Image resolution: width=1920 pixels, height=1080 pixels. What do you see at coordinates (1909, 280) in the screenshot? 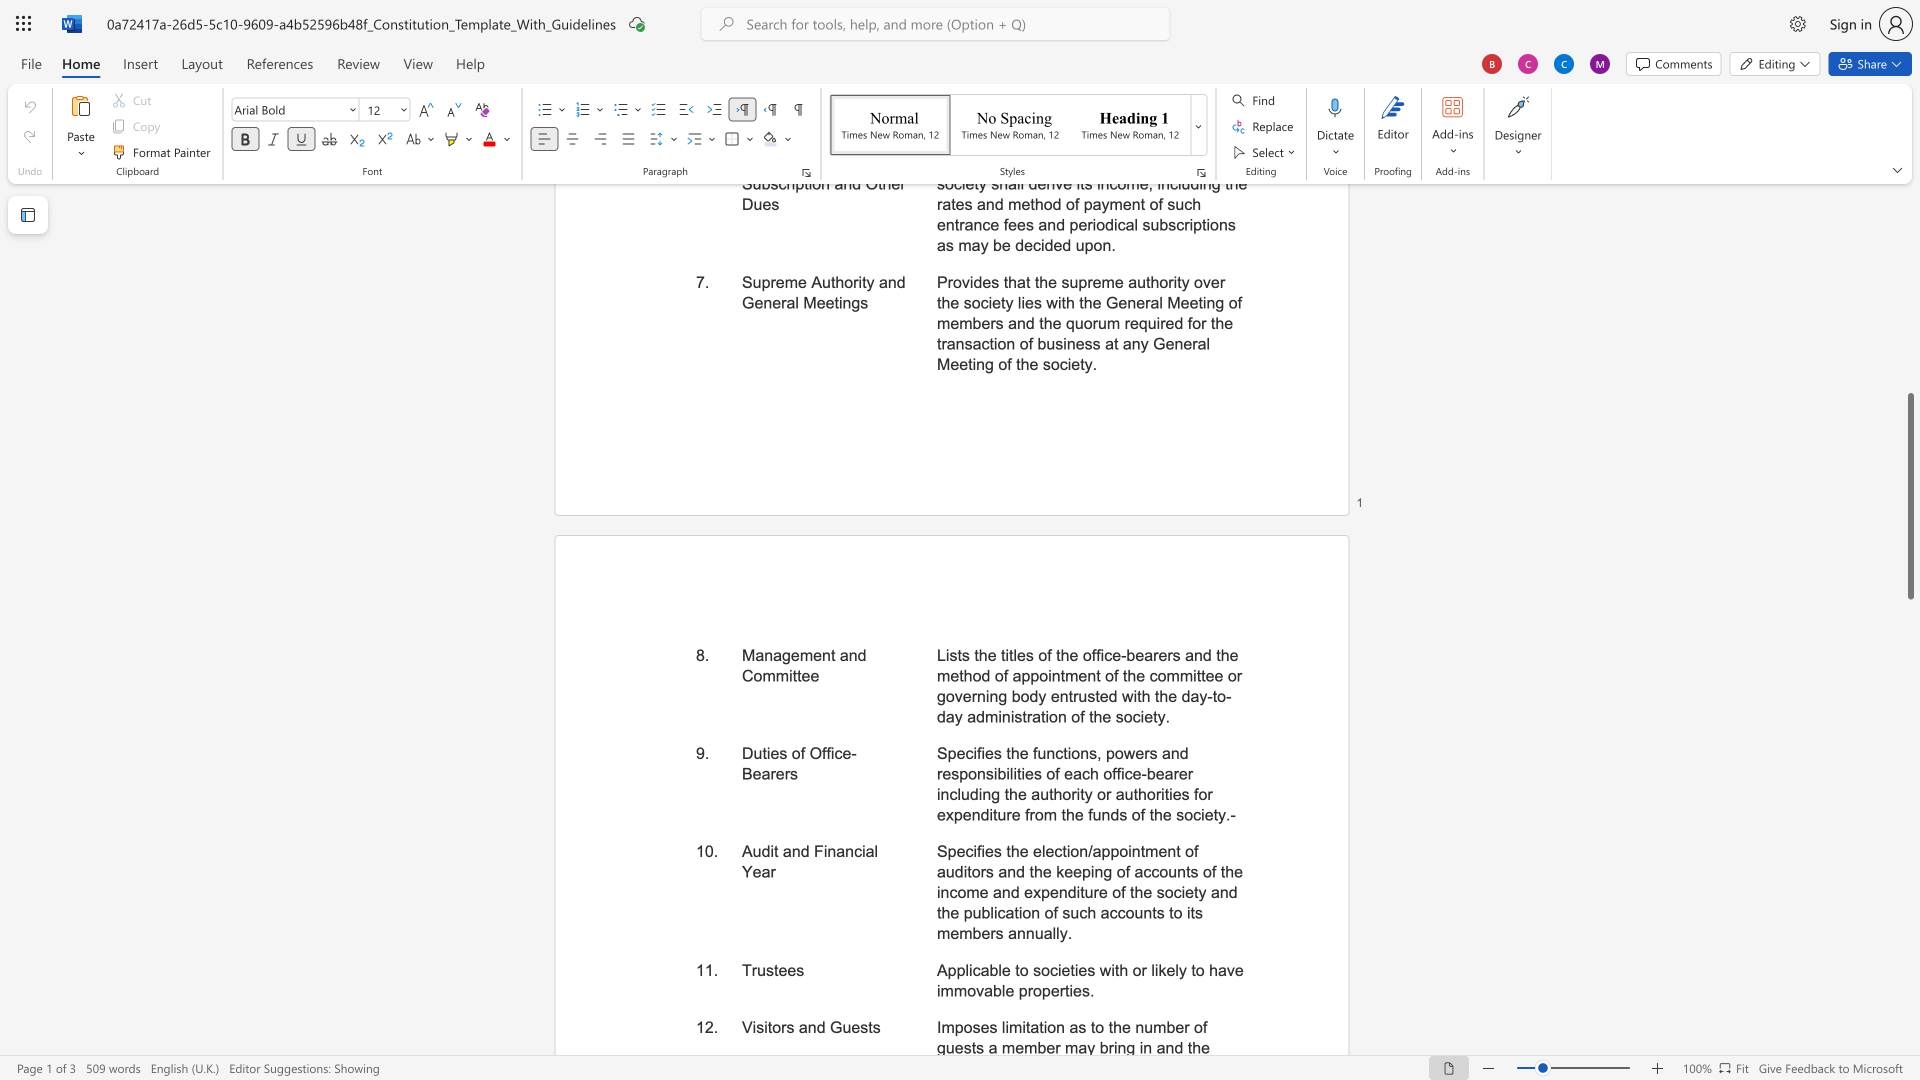
I see `the scrollbar to scroll the page up` at bounding box center [1909, 280].